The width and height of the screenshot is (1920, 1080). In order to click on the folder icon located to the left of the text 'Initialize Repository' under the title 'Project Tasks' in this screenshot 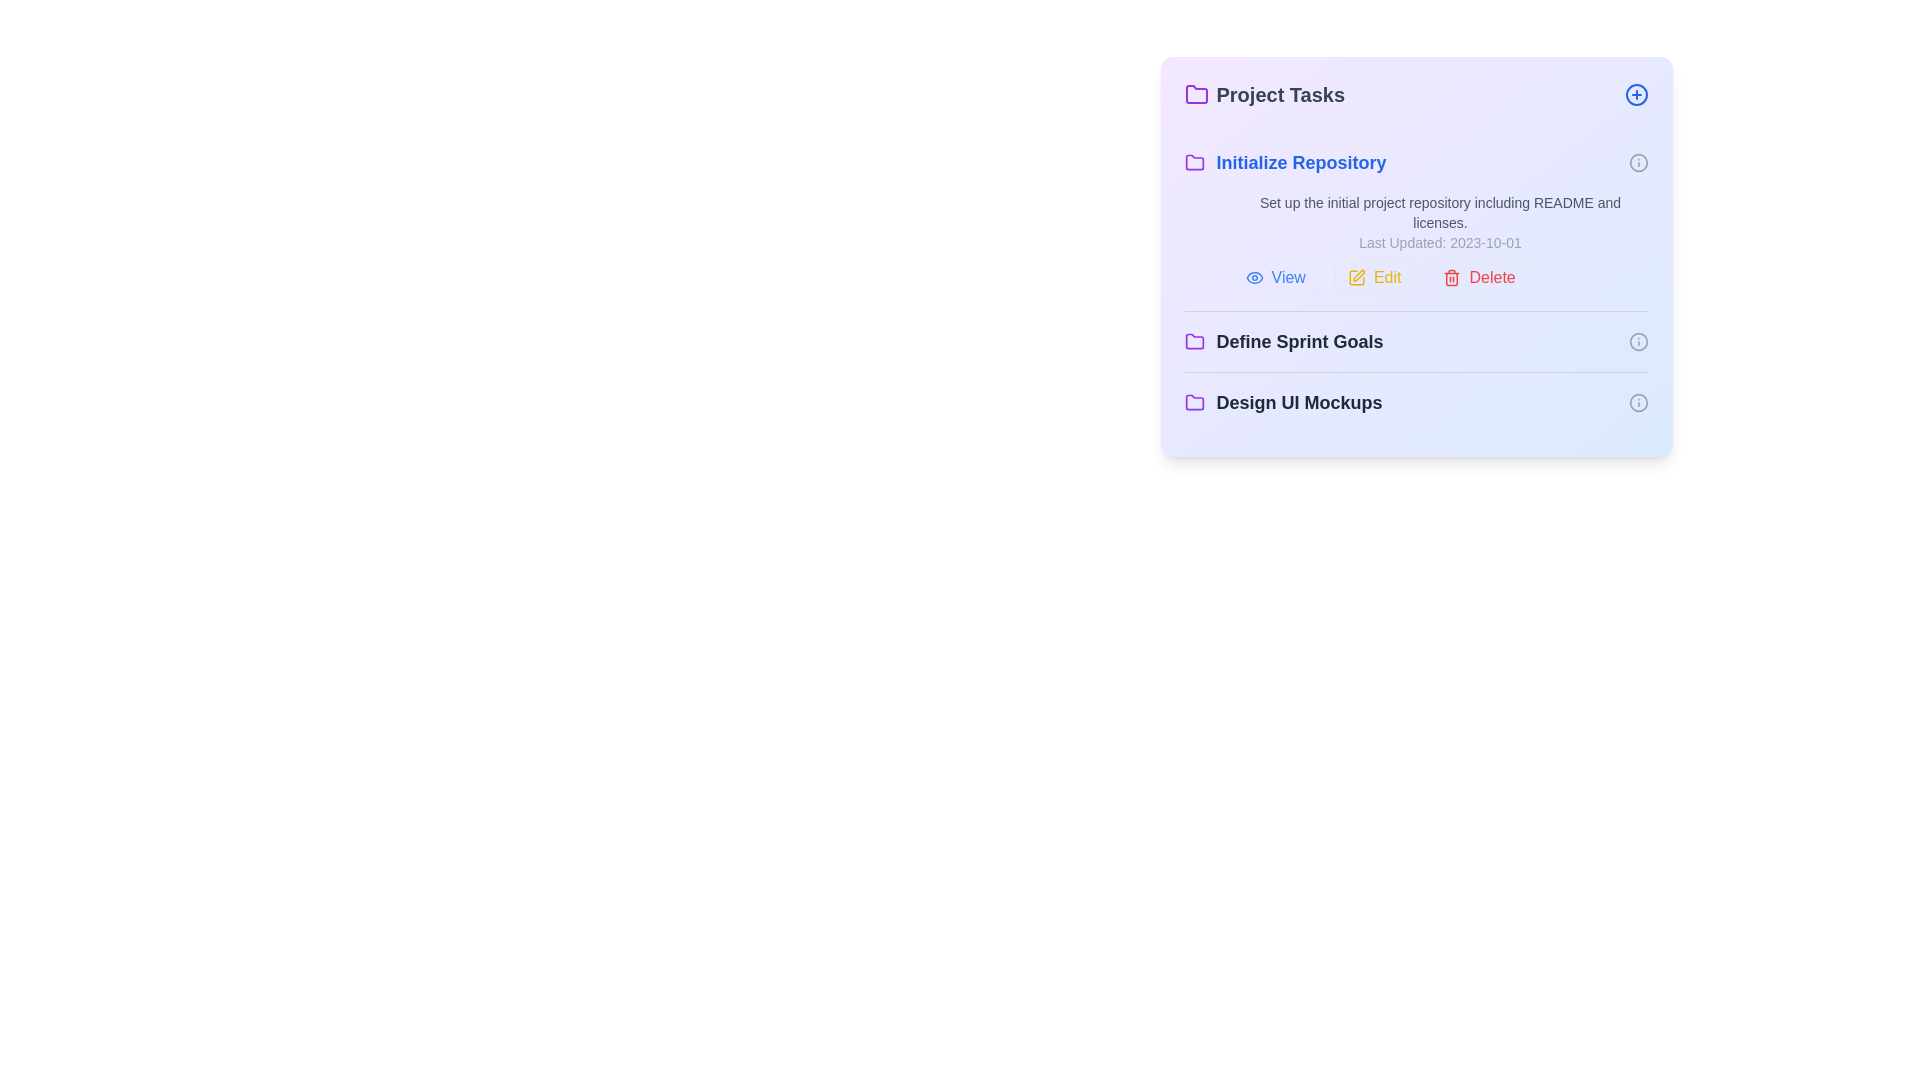, I will do `click(1194, 161)`.